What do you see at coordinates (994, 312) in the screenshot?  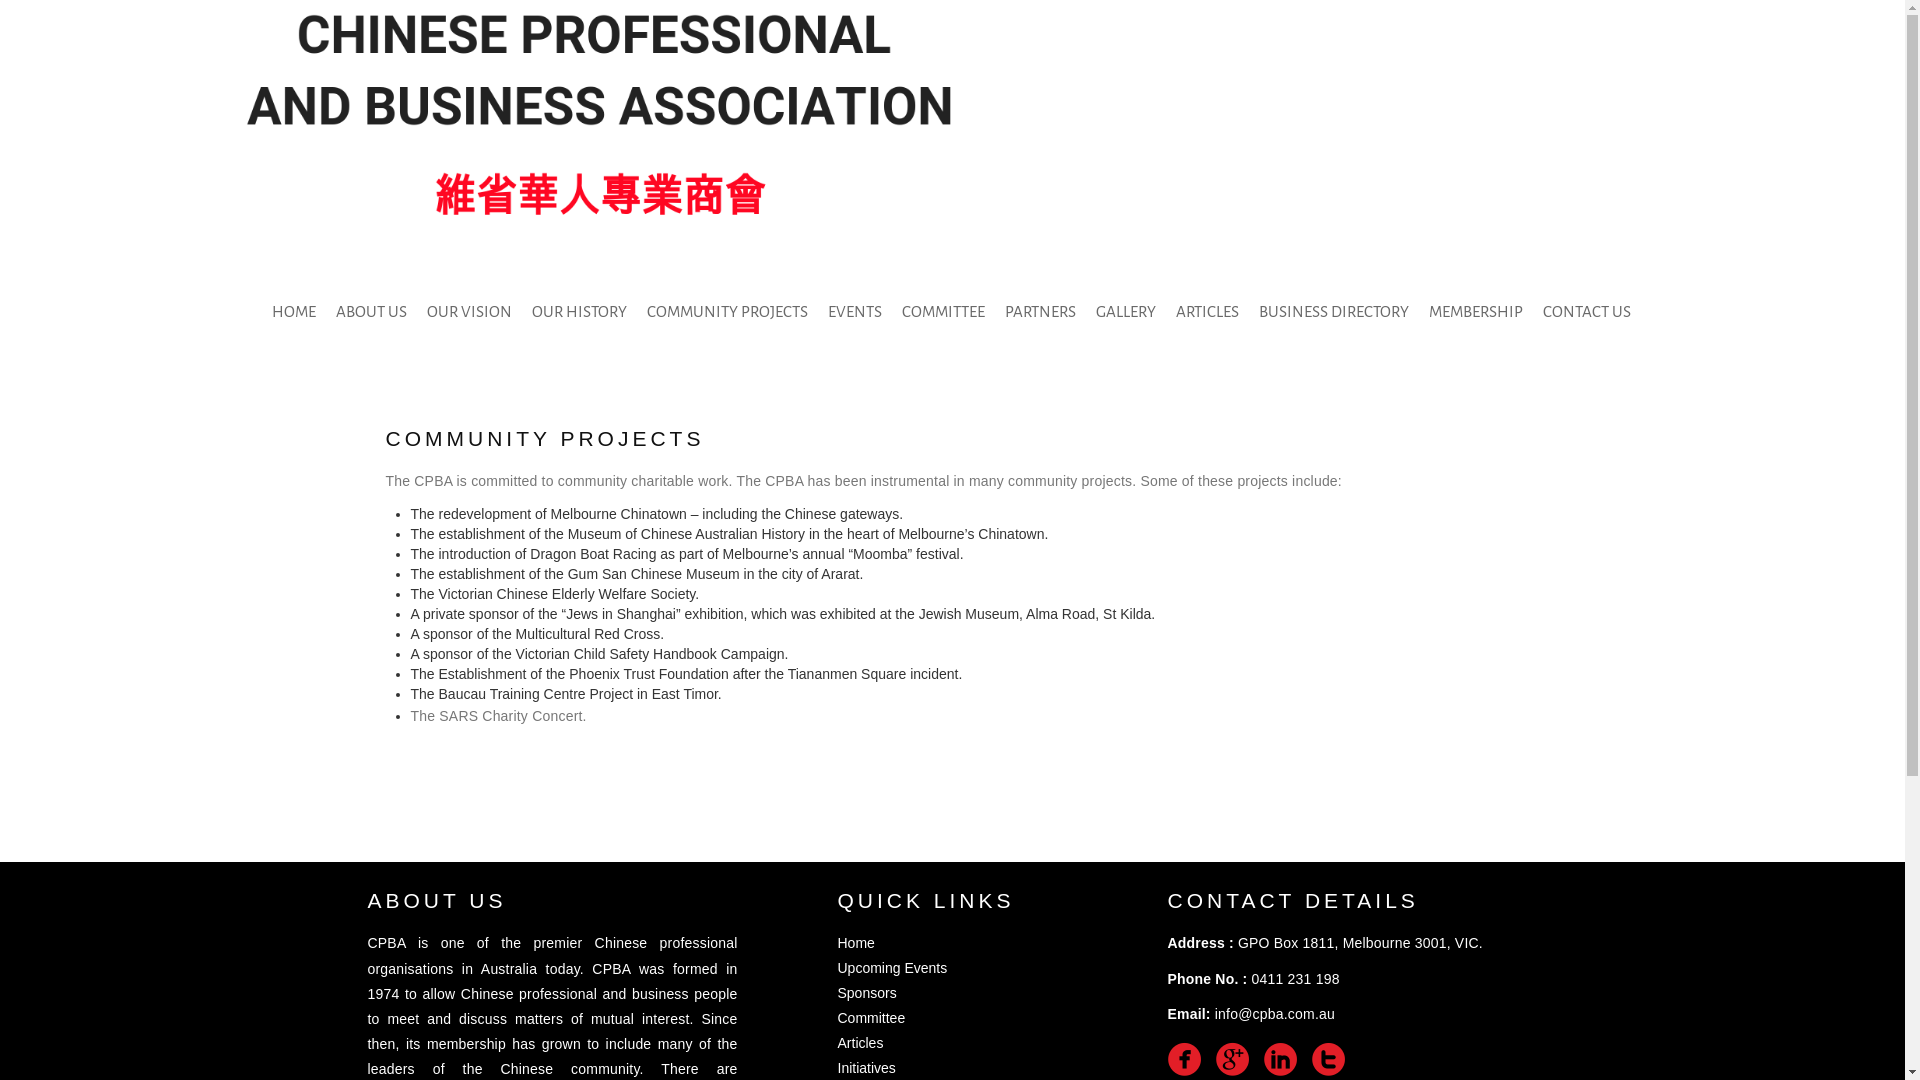 I see `'PARTNERS'` at bounding box center [994, 312].